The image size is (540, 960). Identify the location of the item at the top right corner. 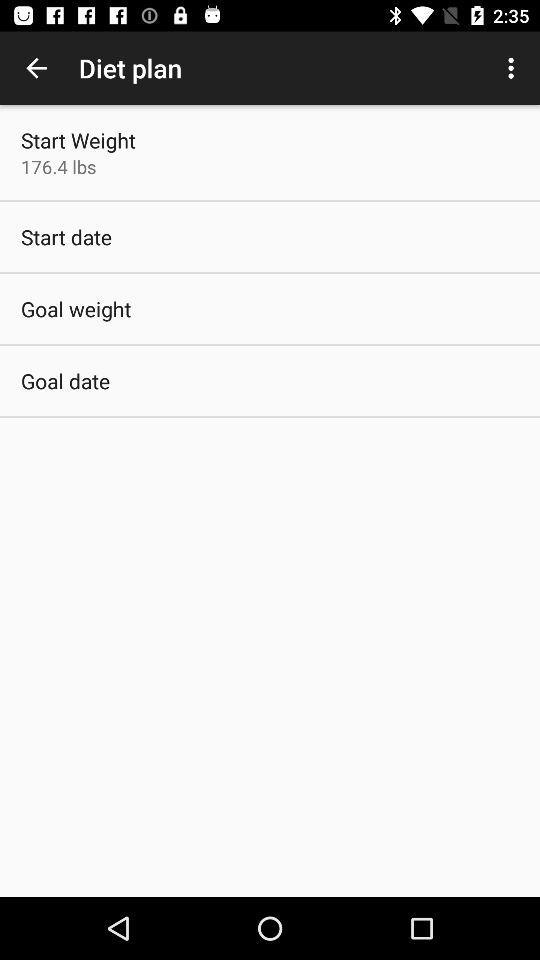
(513, 68).